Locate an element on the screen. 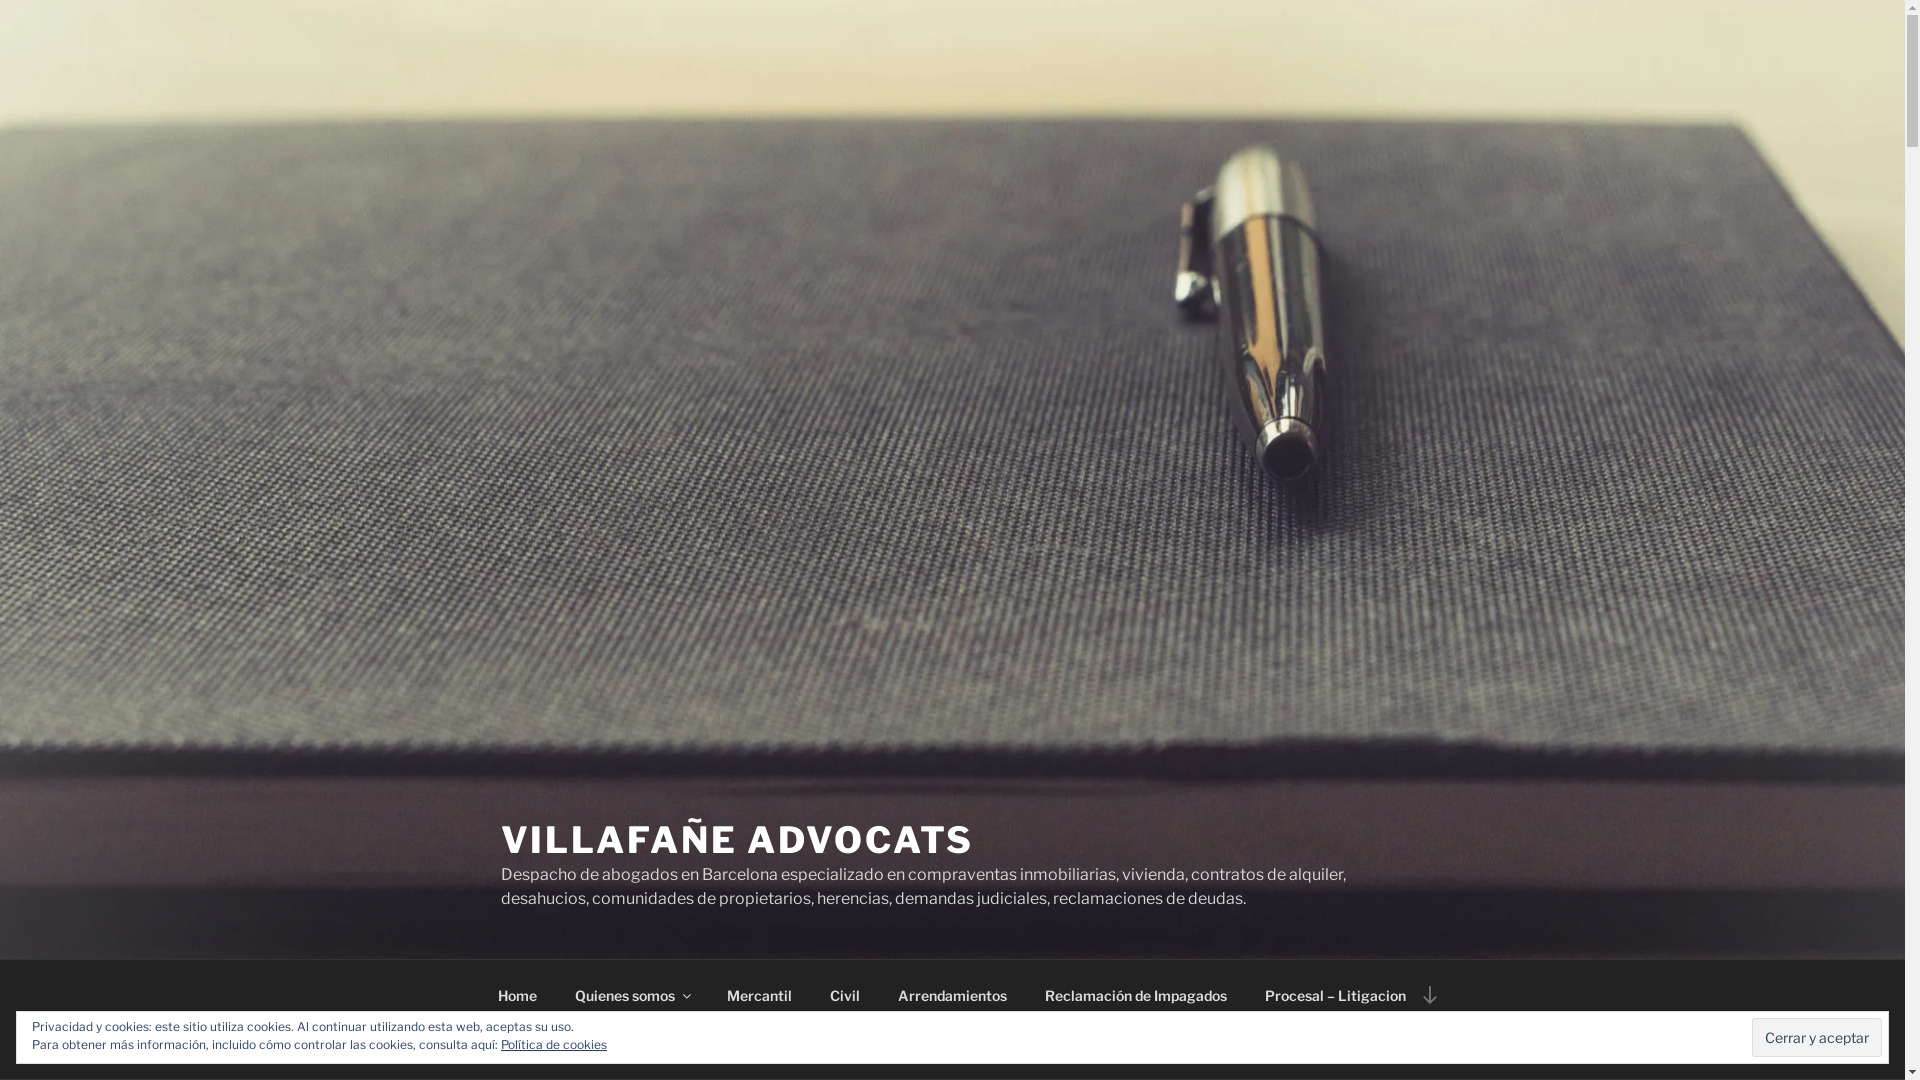 This screenshot has height=1080, width=1920. 'Mercantil' is located at coordinates (758, 994).